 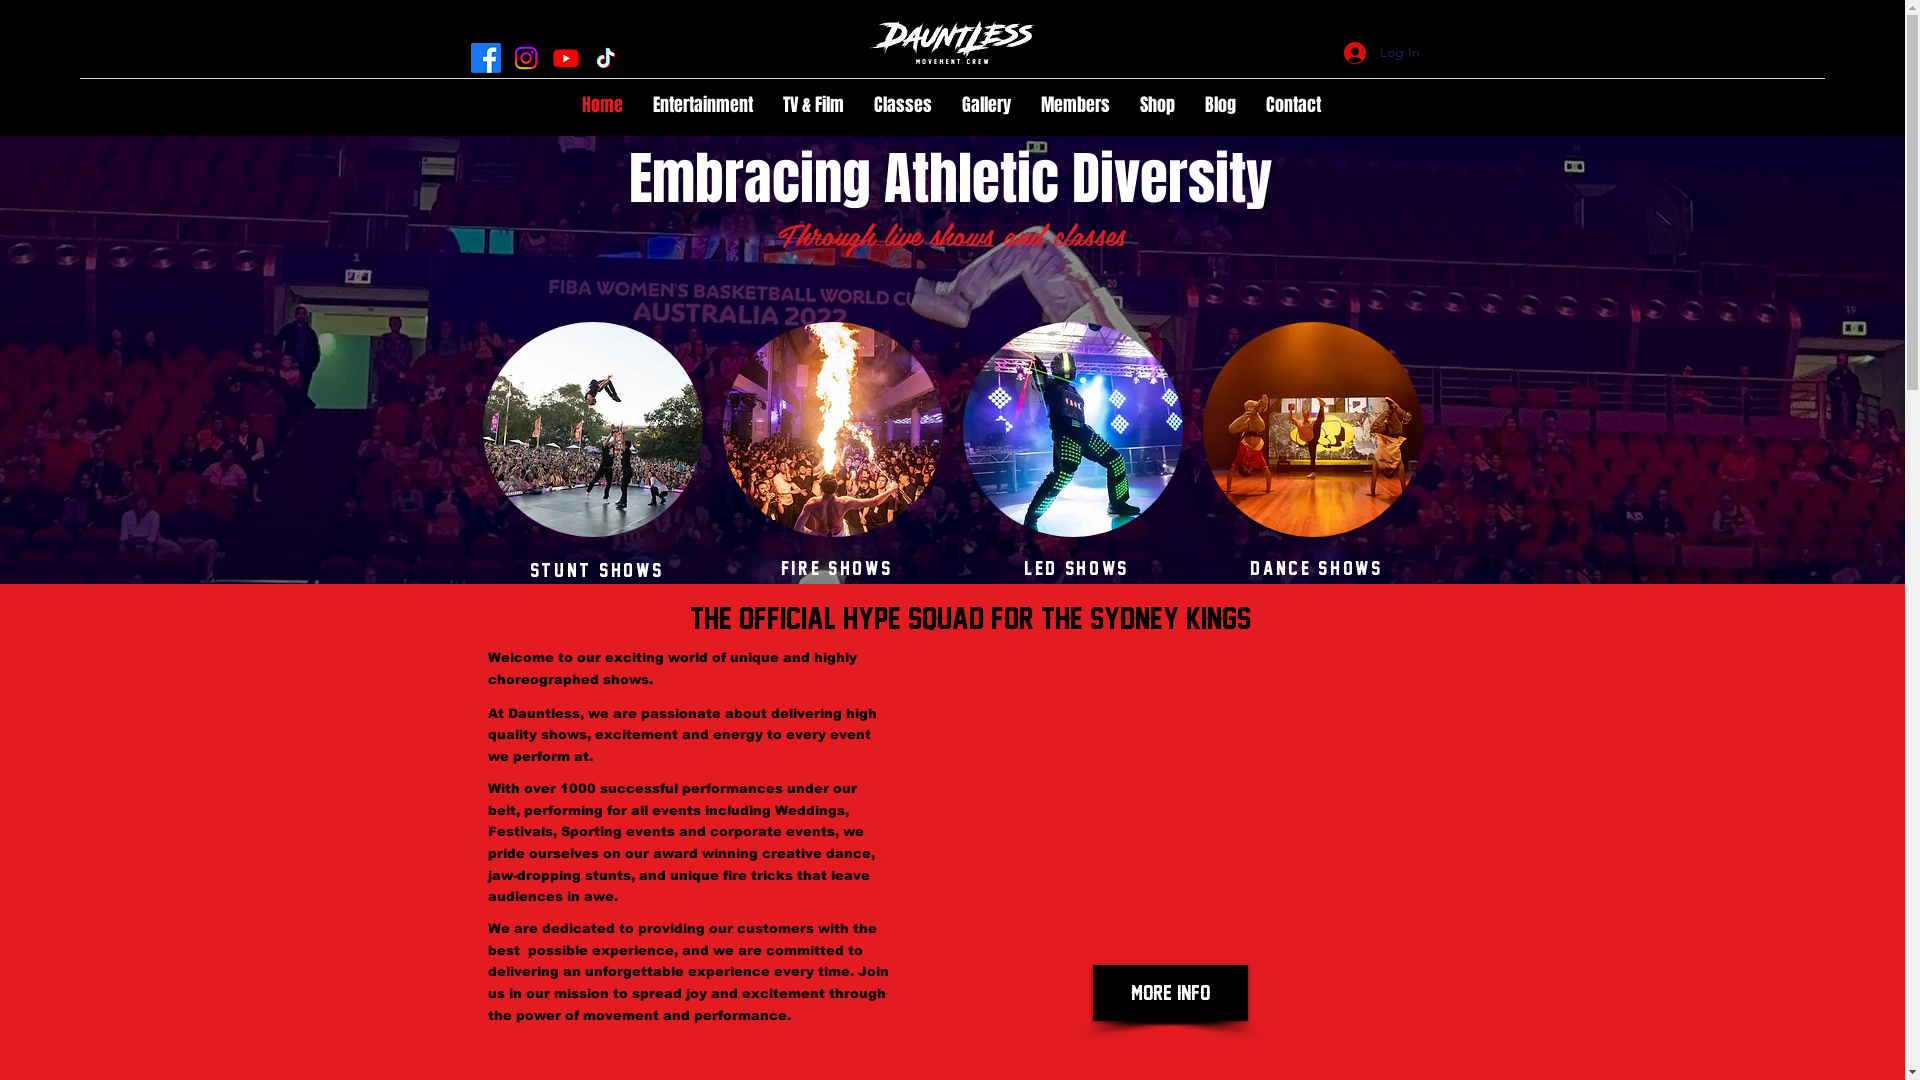 I want to click on 'Contact', so click(x=1293, y=105).